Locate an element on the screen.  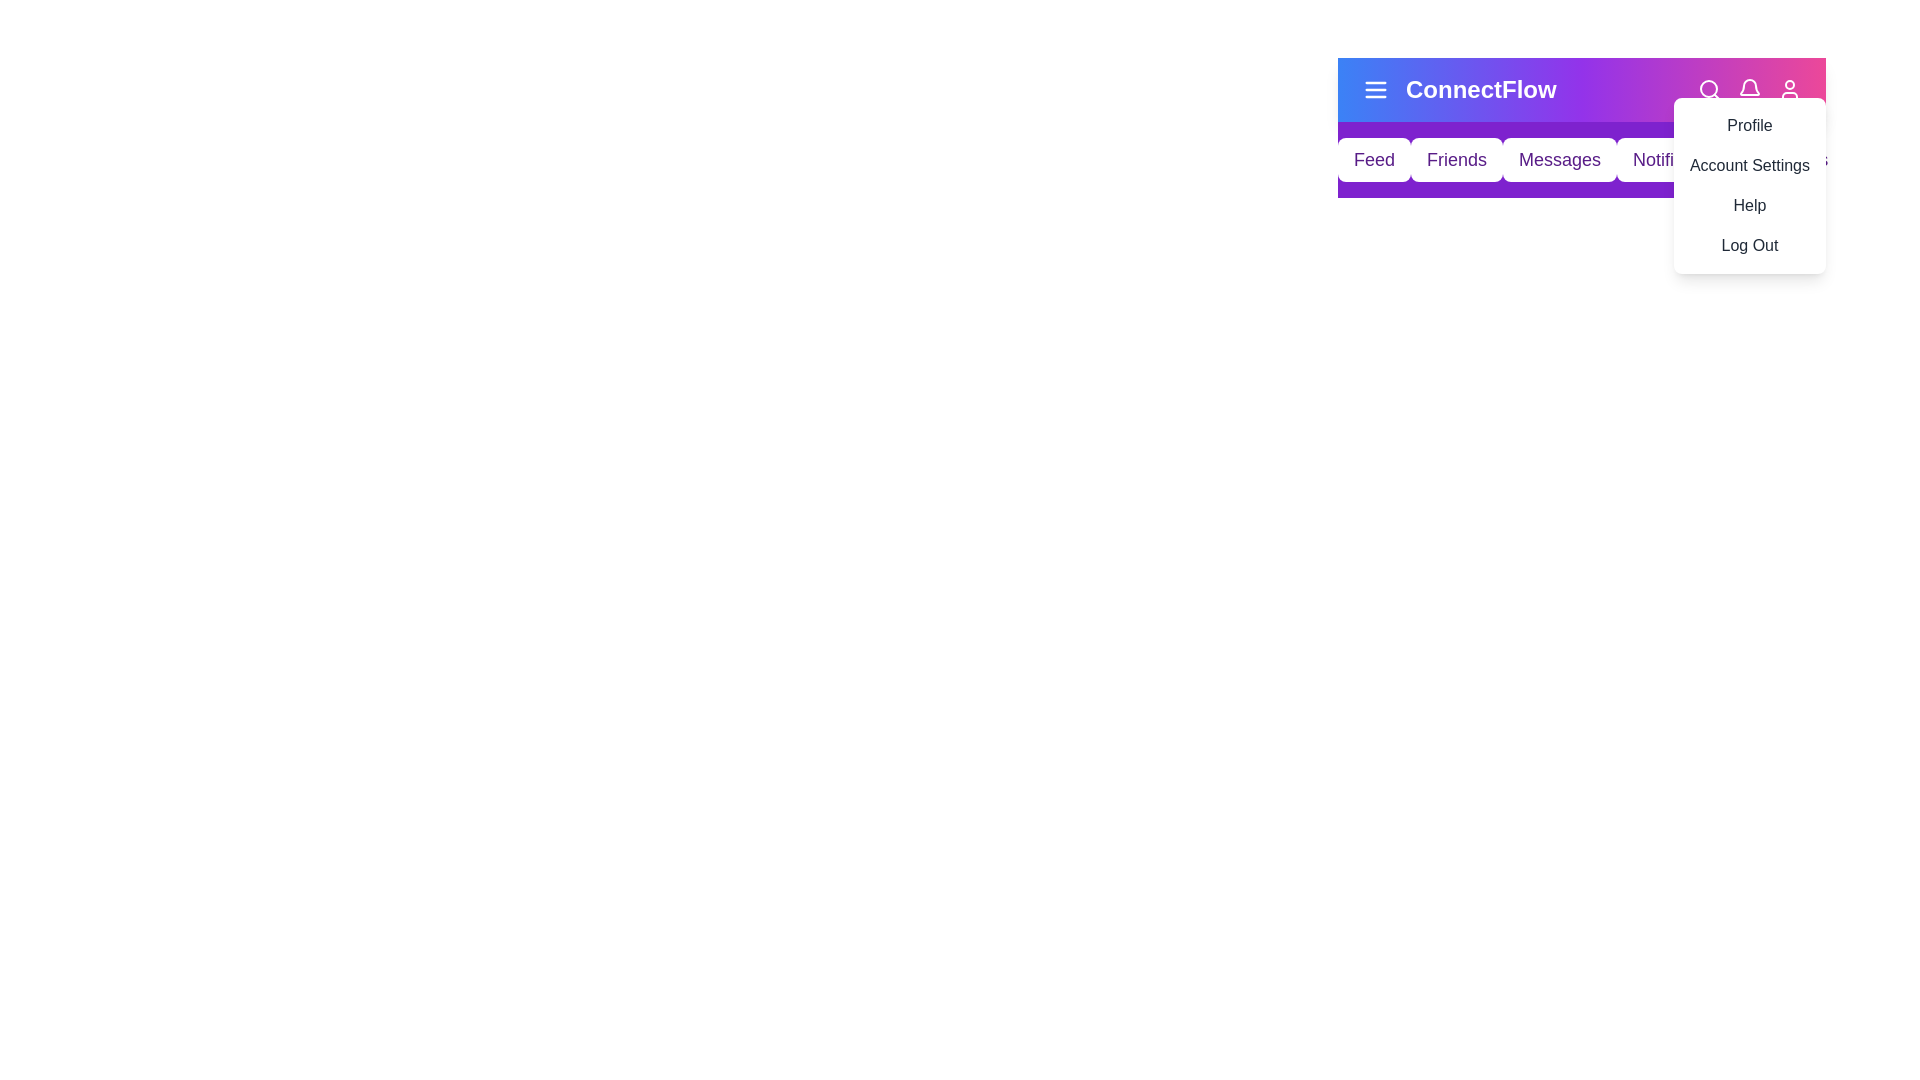
the navigation menu item labeled Friends to navigate to the respective section is located at coordinates (1457, 158).